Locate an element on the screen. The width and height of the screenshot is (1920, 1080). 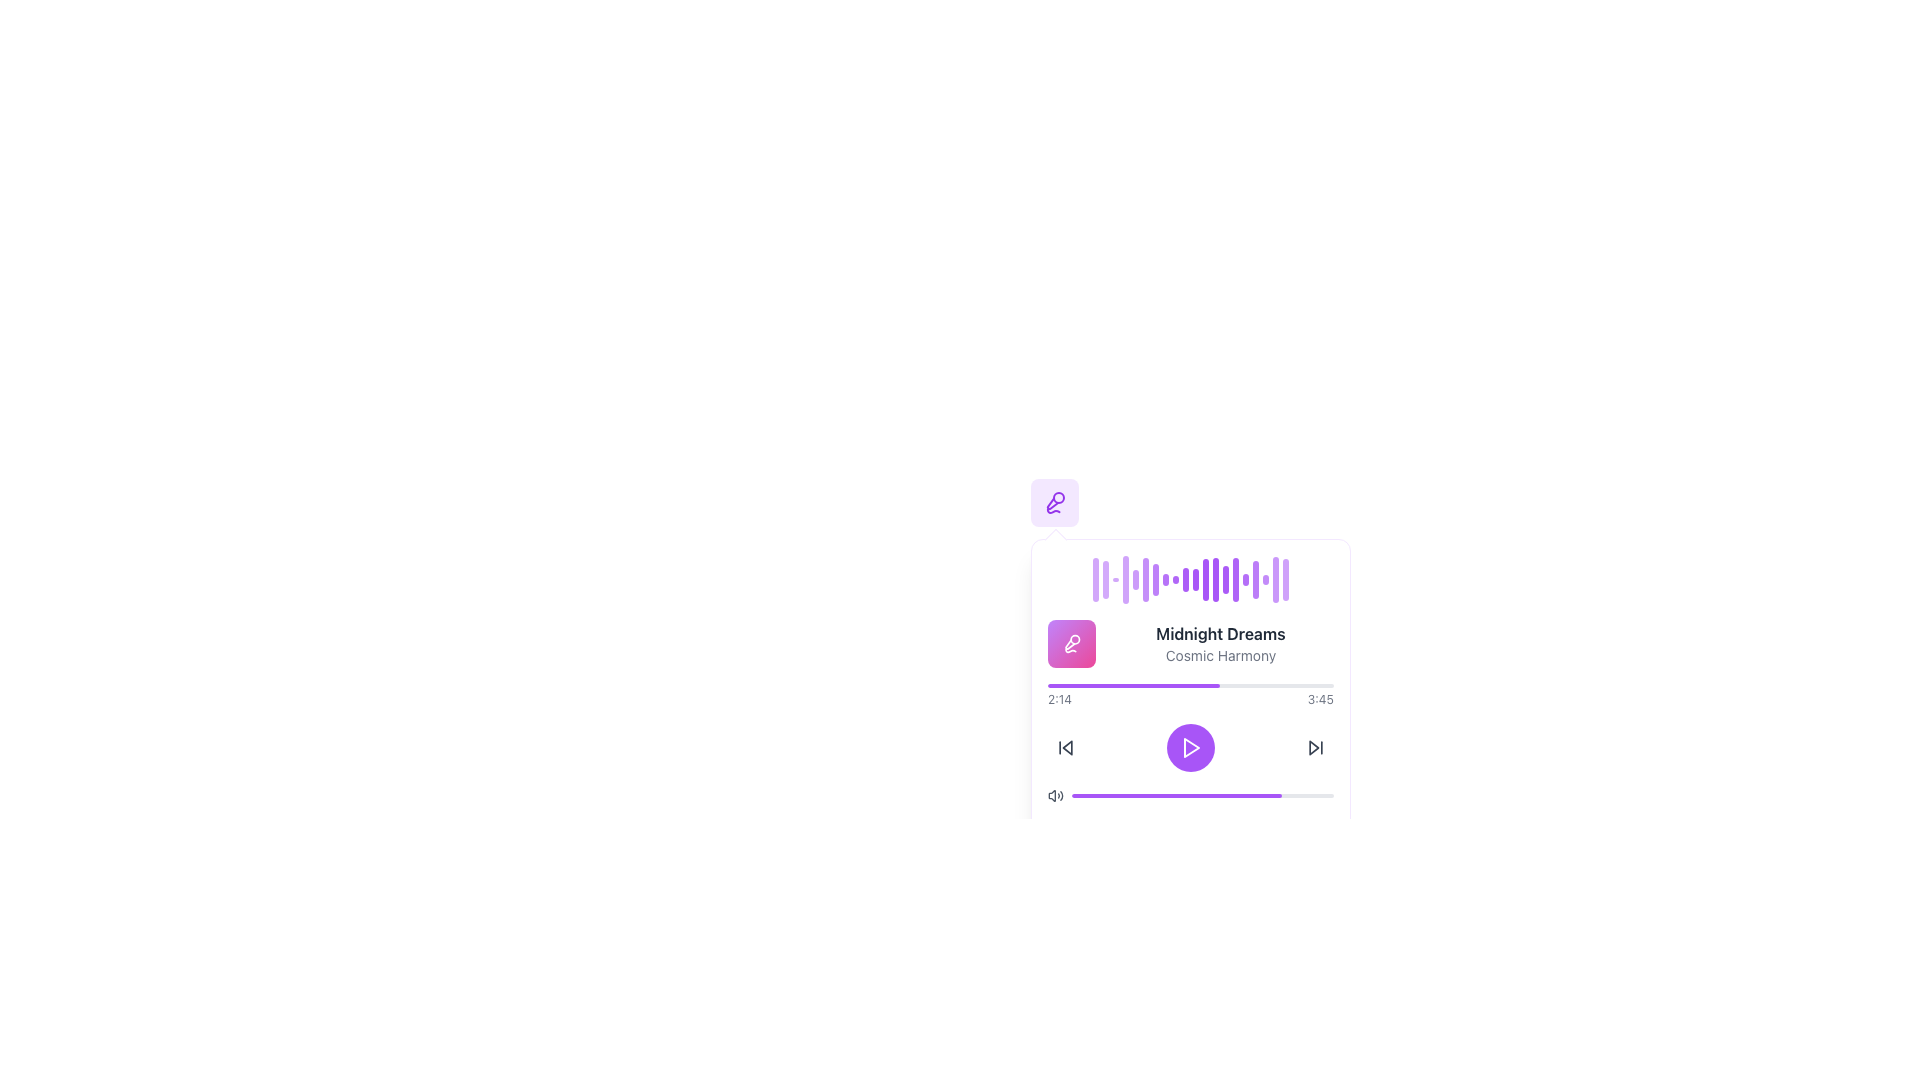
the last decorative vertical purple bar with a rounded end, part of a waveform design, located at the far-right end of the group is located at coordinates (1286, 578).